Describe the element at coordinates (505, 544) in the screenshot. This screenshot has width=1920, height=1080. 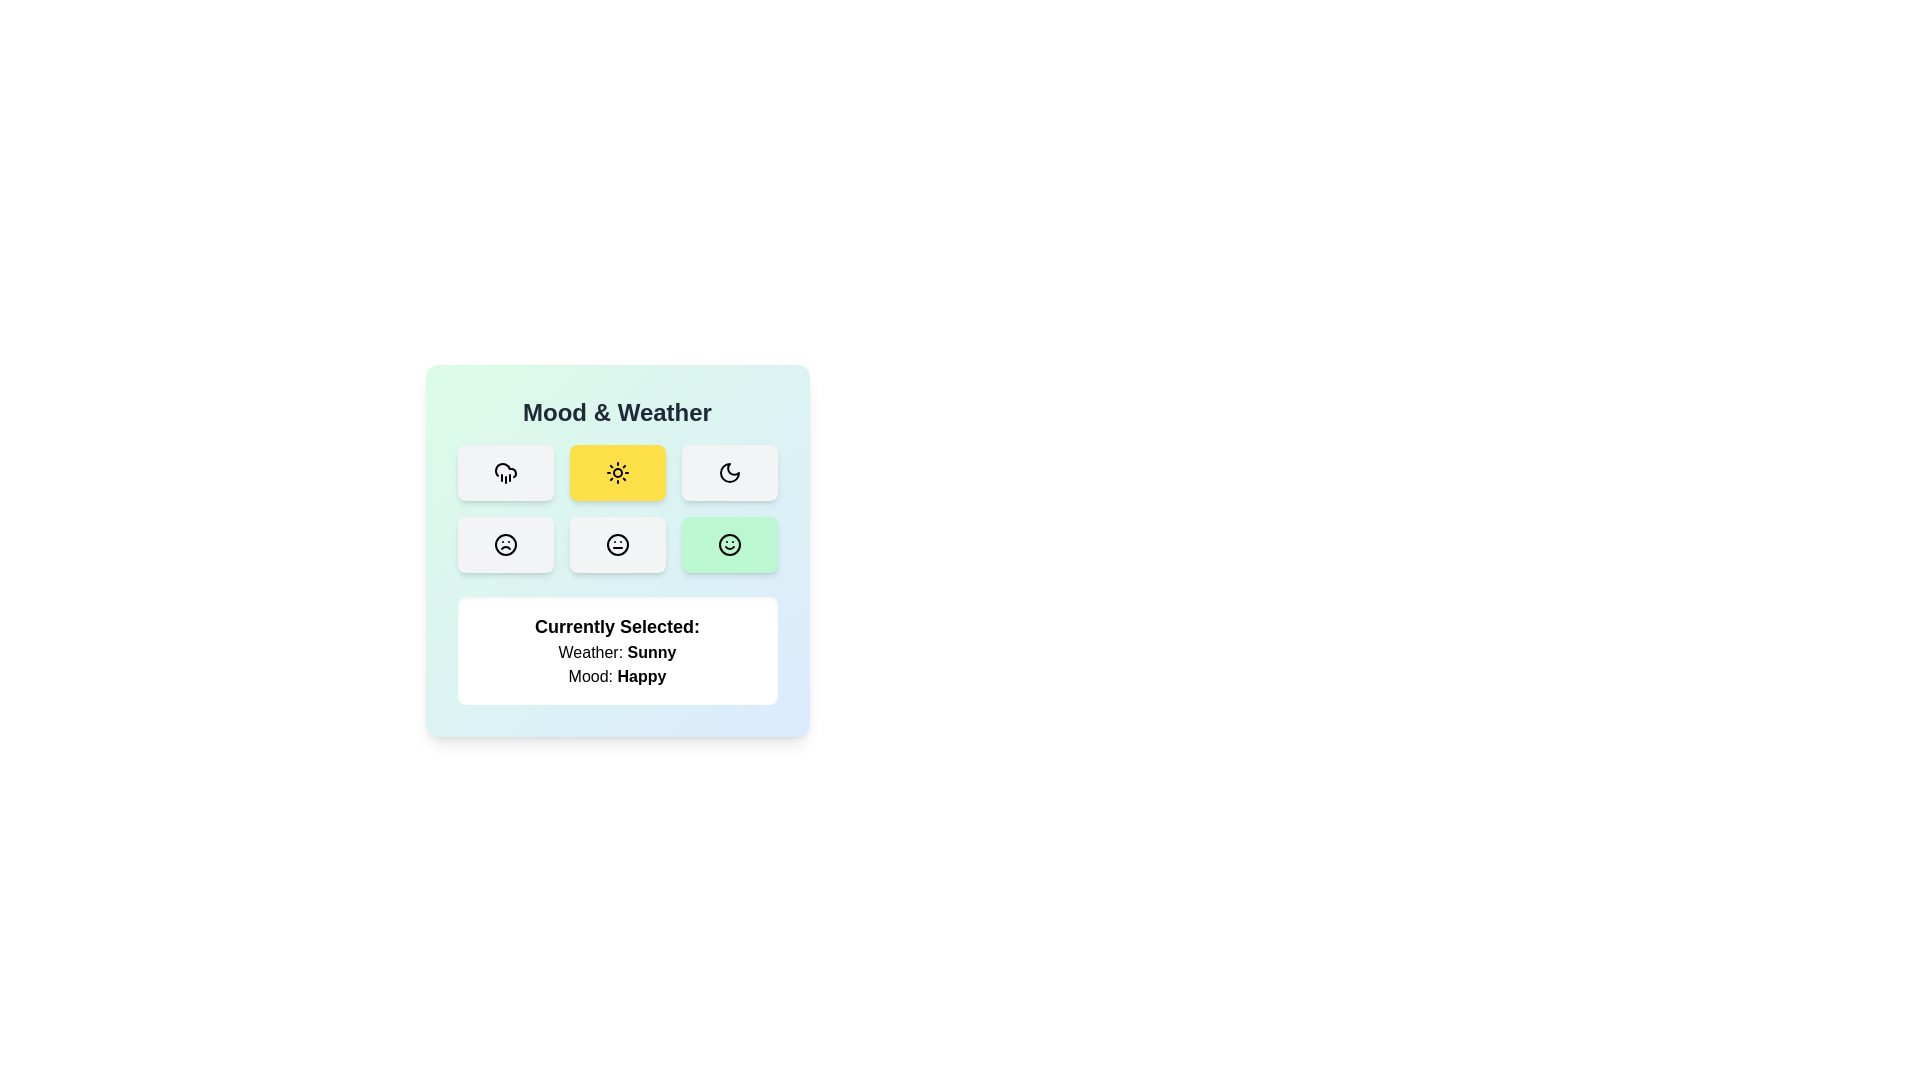
I see `the sad mood icon located in the center of the bottom row of a 3x3 grid` at that location.